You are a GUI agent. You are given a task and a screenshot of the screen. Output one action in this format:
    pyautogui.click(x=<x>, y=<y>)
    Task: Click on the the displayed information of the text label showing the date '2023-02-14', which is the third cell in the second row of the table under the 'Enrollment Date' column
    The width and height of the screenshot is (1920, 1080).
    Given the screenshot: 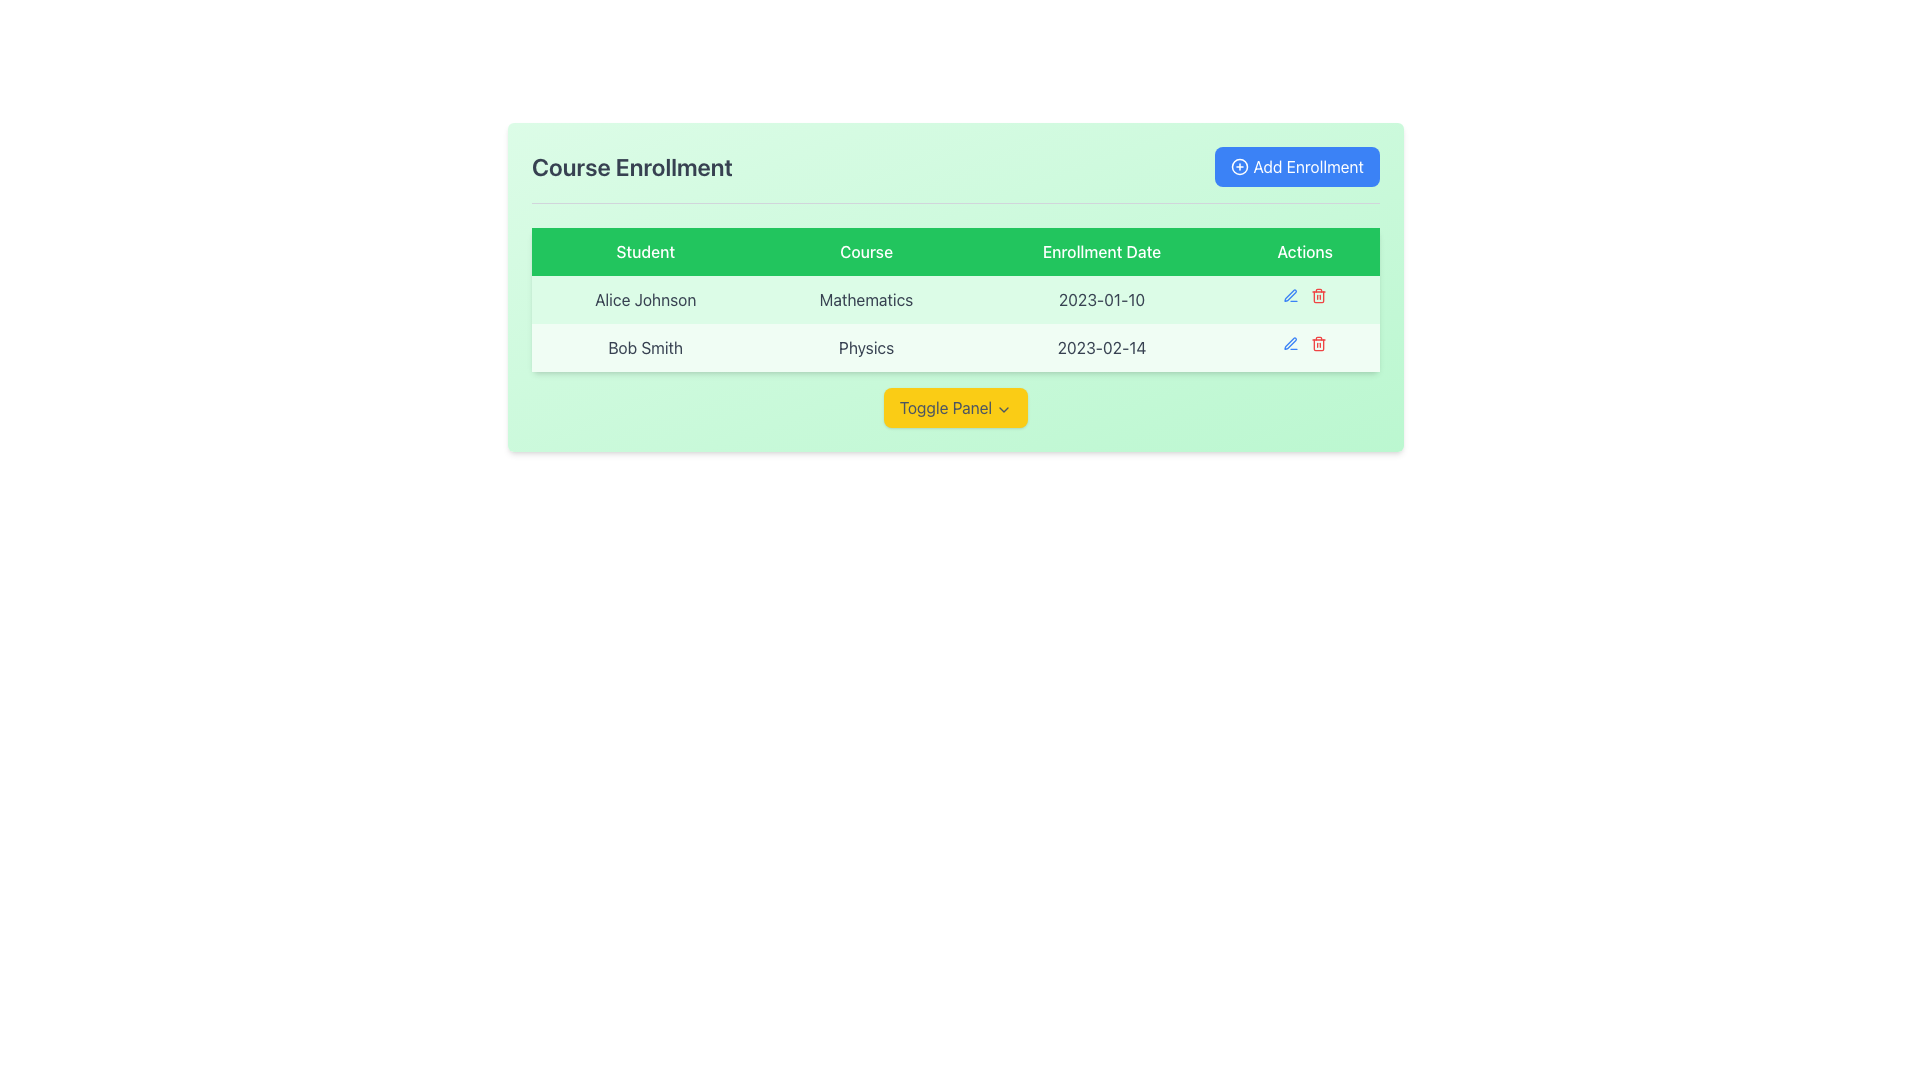 What is the action you would take?
    pyautogui.click(x=1101, y=346)
    